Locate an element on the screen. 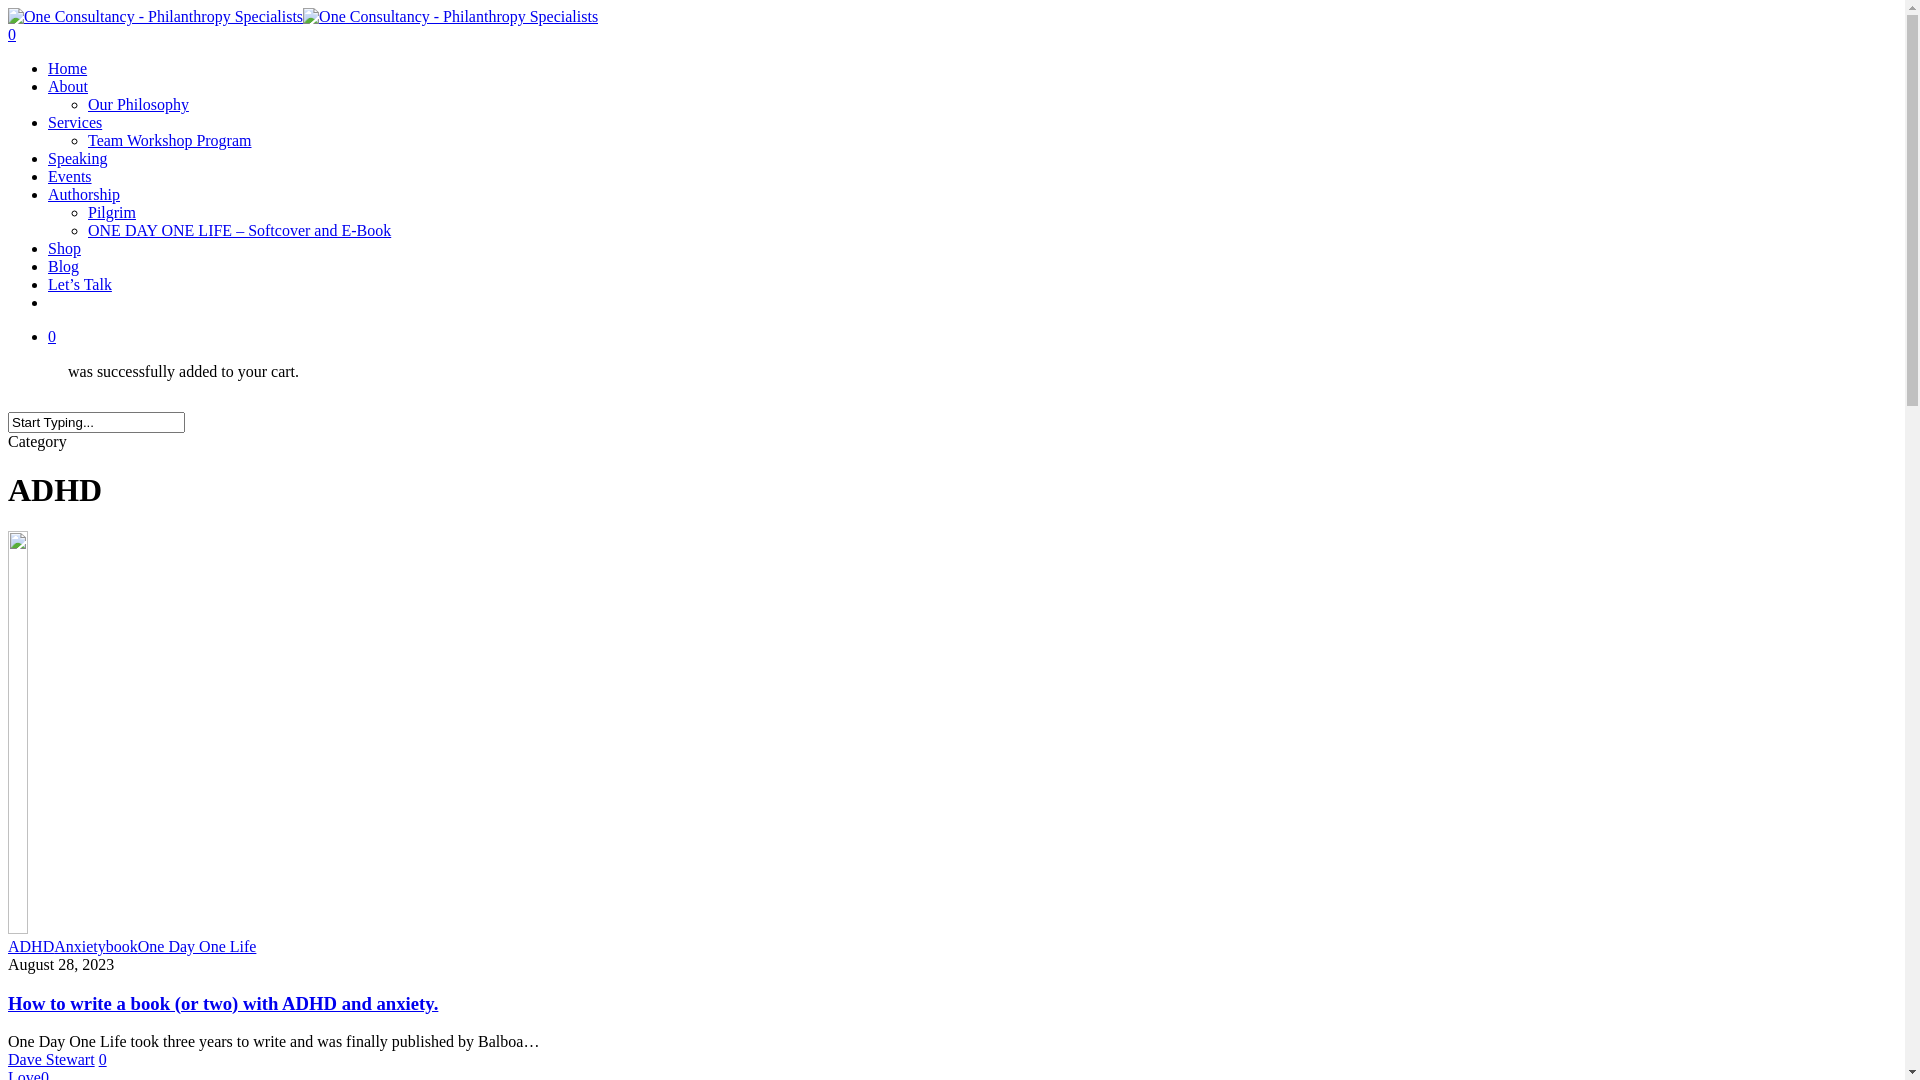 This screenshot has height=1080, width=1920. 'Blog' is located at coordinates (63, 265).